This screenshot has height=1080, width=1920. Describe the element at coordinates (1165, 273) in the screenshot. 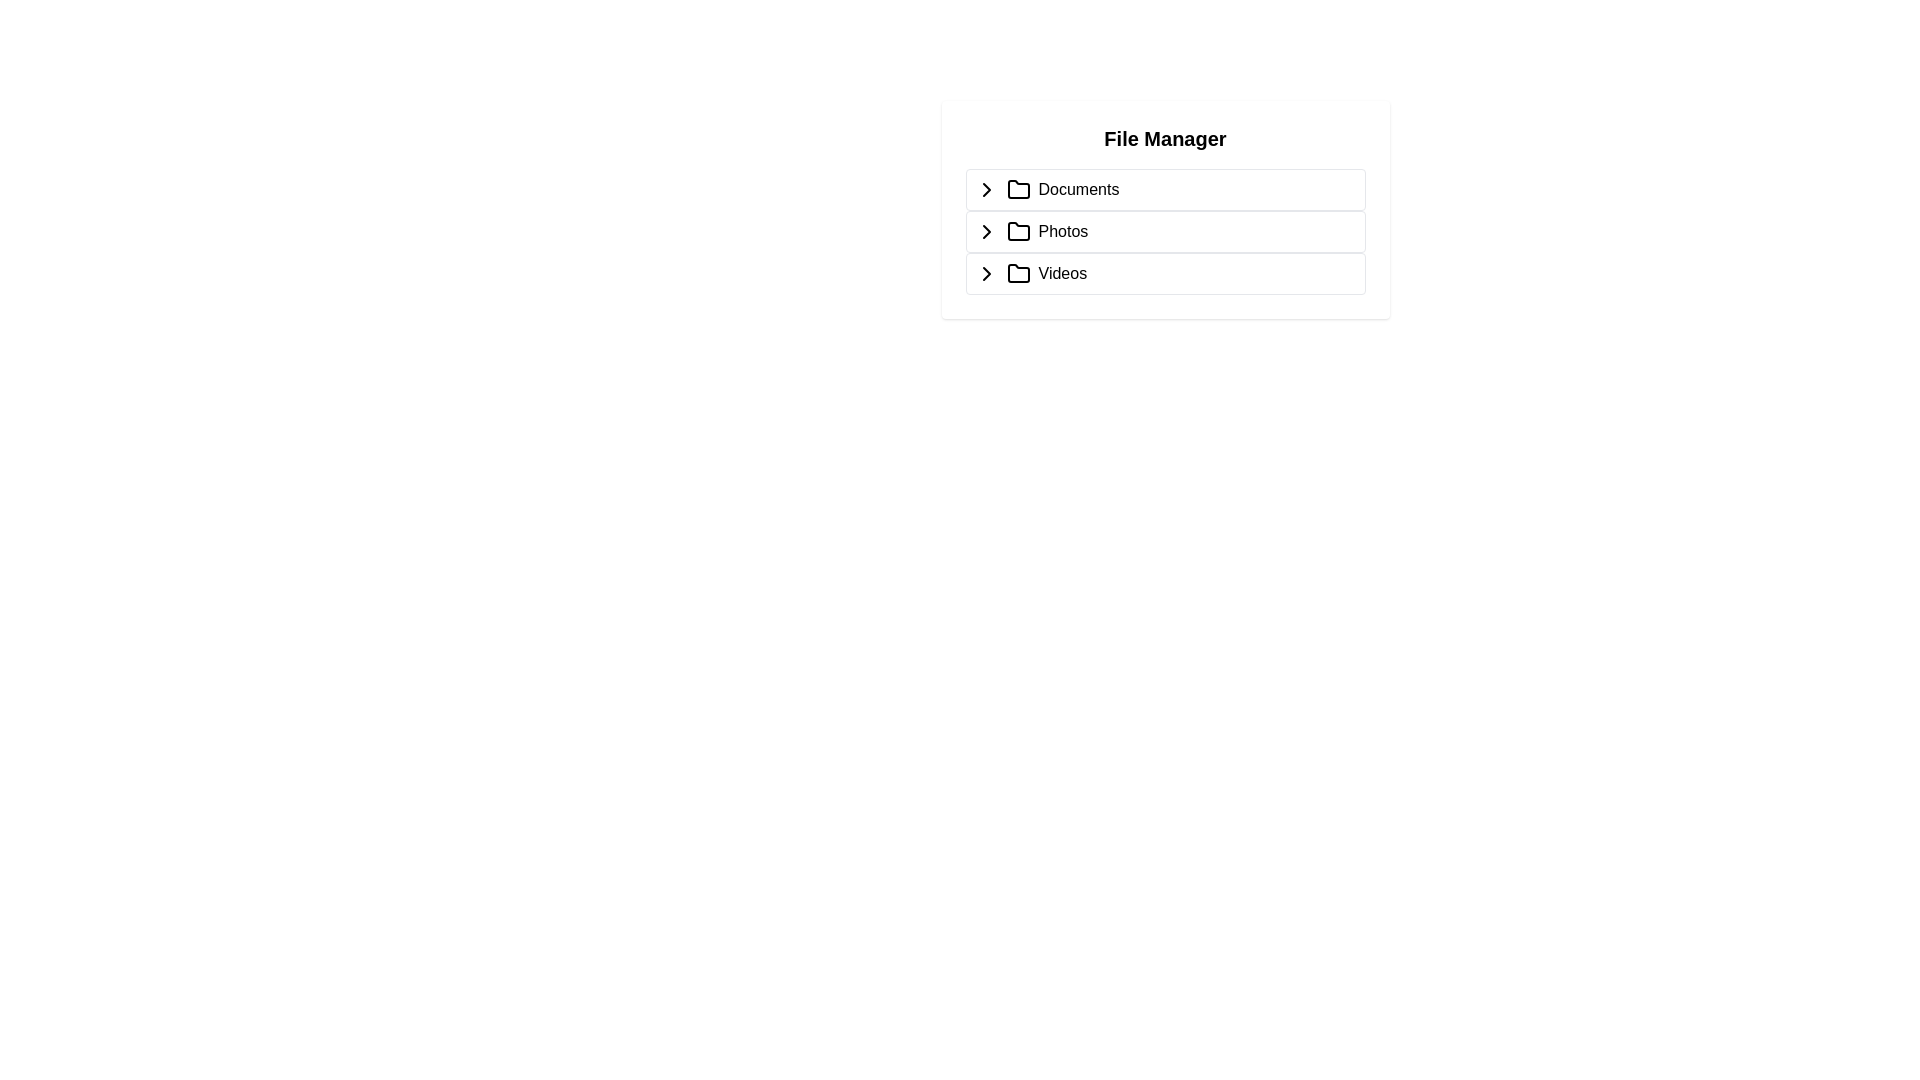

I see `the 'Videos' category list item in the File Manager interface, which is the third entry in the list` at that location.